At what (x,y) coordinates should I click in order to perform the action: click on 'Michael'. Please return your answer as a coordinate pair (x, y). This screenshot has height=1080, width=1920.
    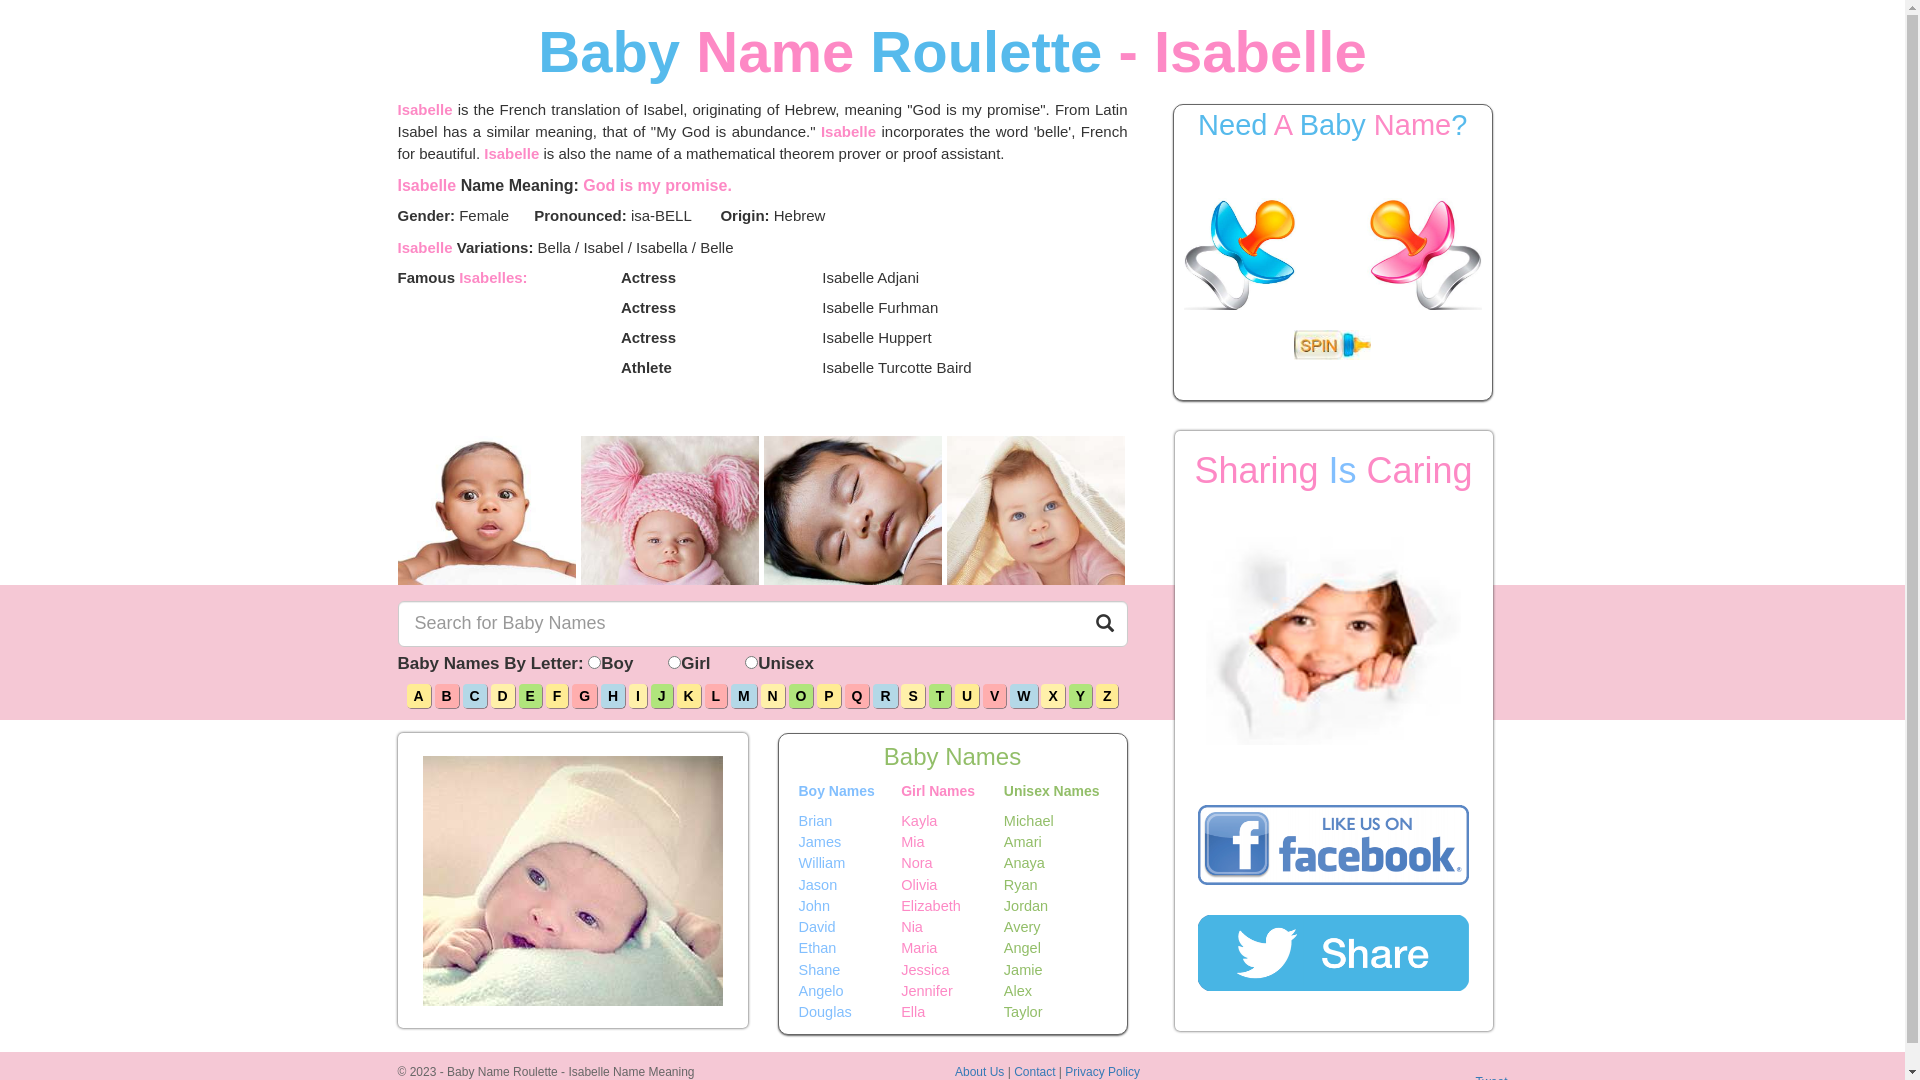
    Looking at the image, I should click on (1054, 820).